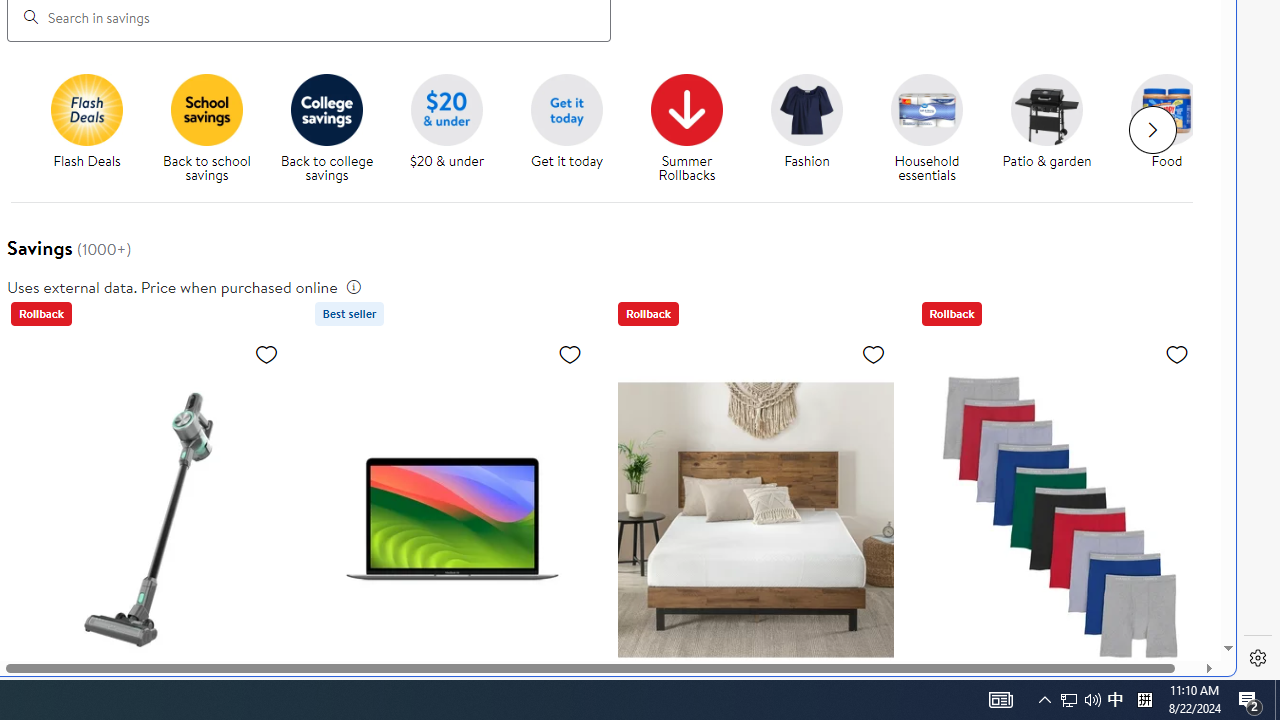  Describe the element at coordinates (1053, 129) in the screenshot. I see `'Patio & garden'` at that location.